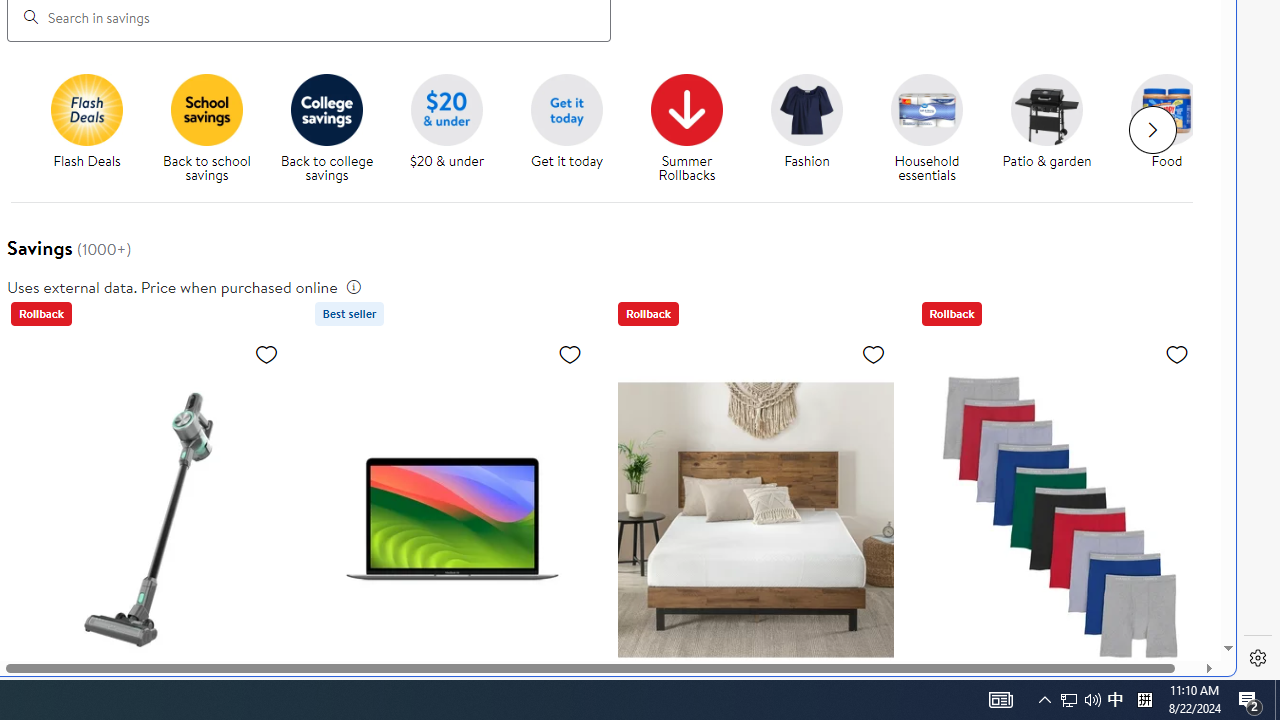  Describe the element at coordinates (1053, 129) in the screenshot. I see `'Patio & garden'` at that location.